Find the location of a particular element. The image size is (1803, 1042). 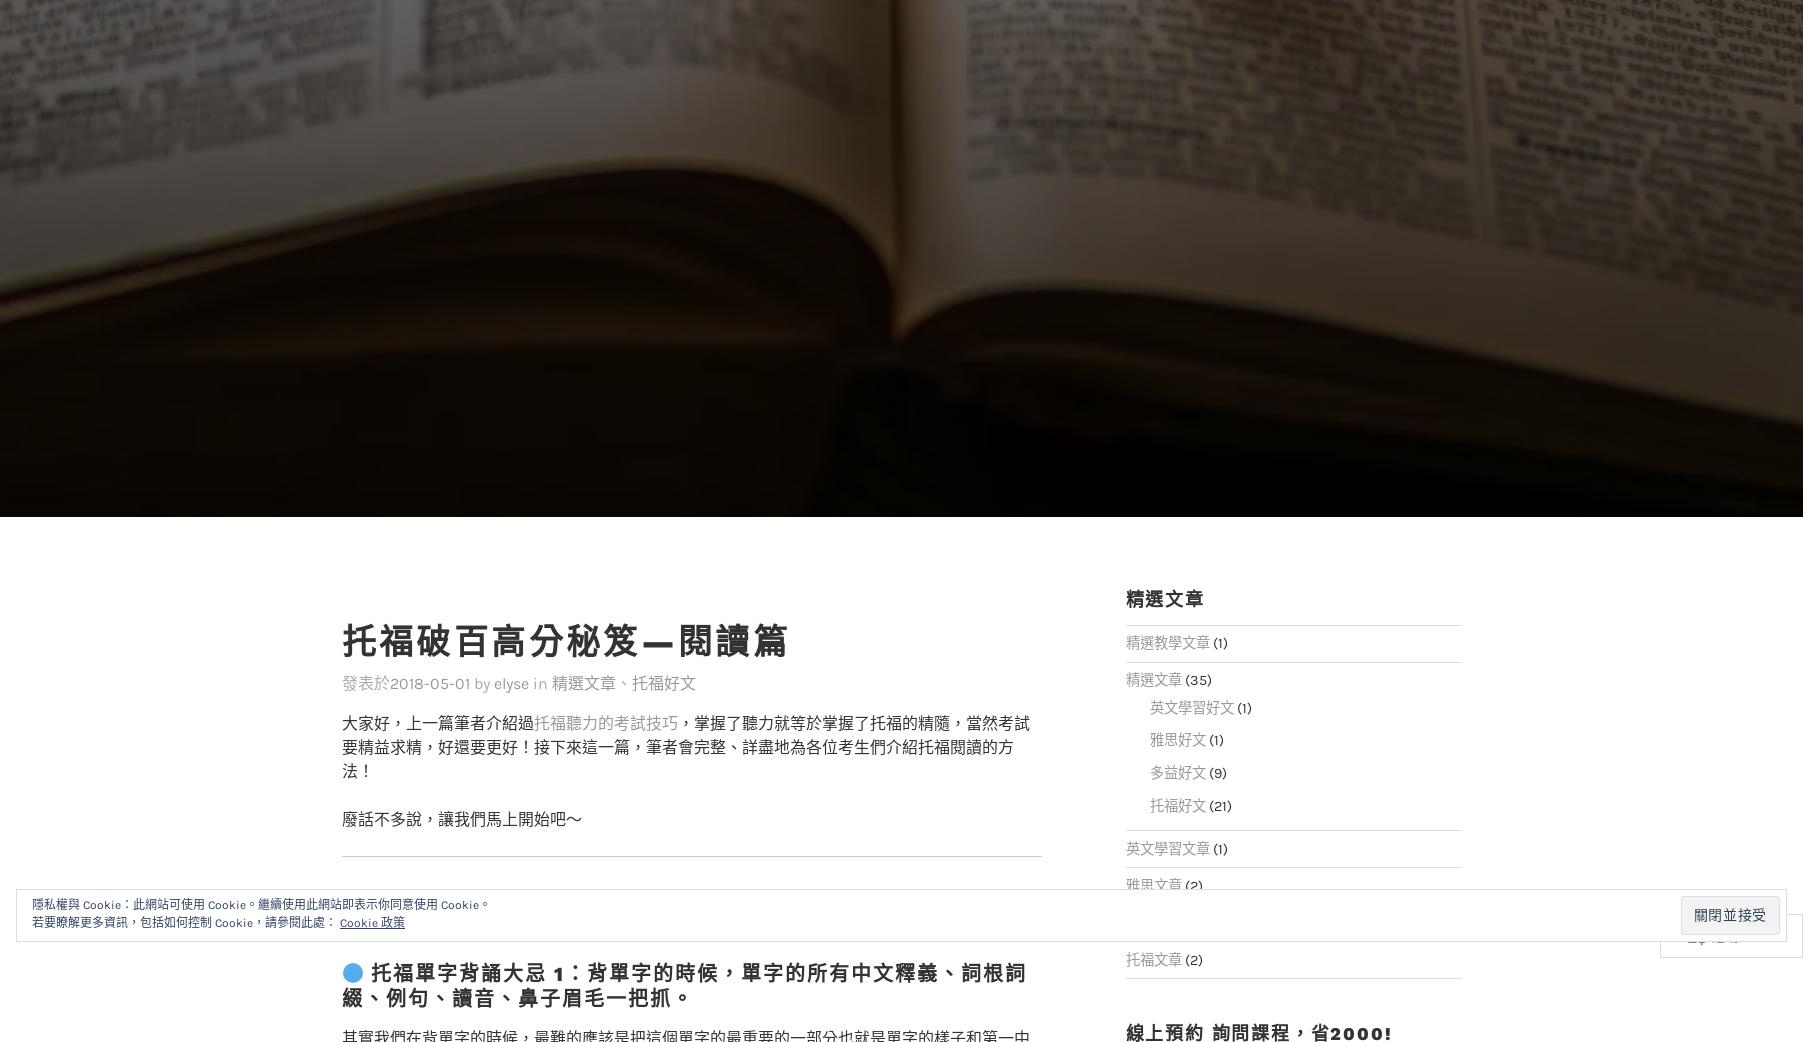

'2018-05-01' is located at coordinates (428, 643).